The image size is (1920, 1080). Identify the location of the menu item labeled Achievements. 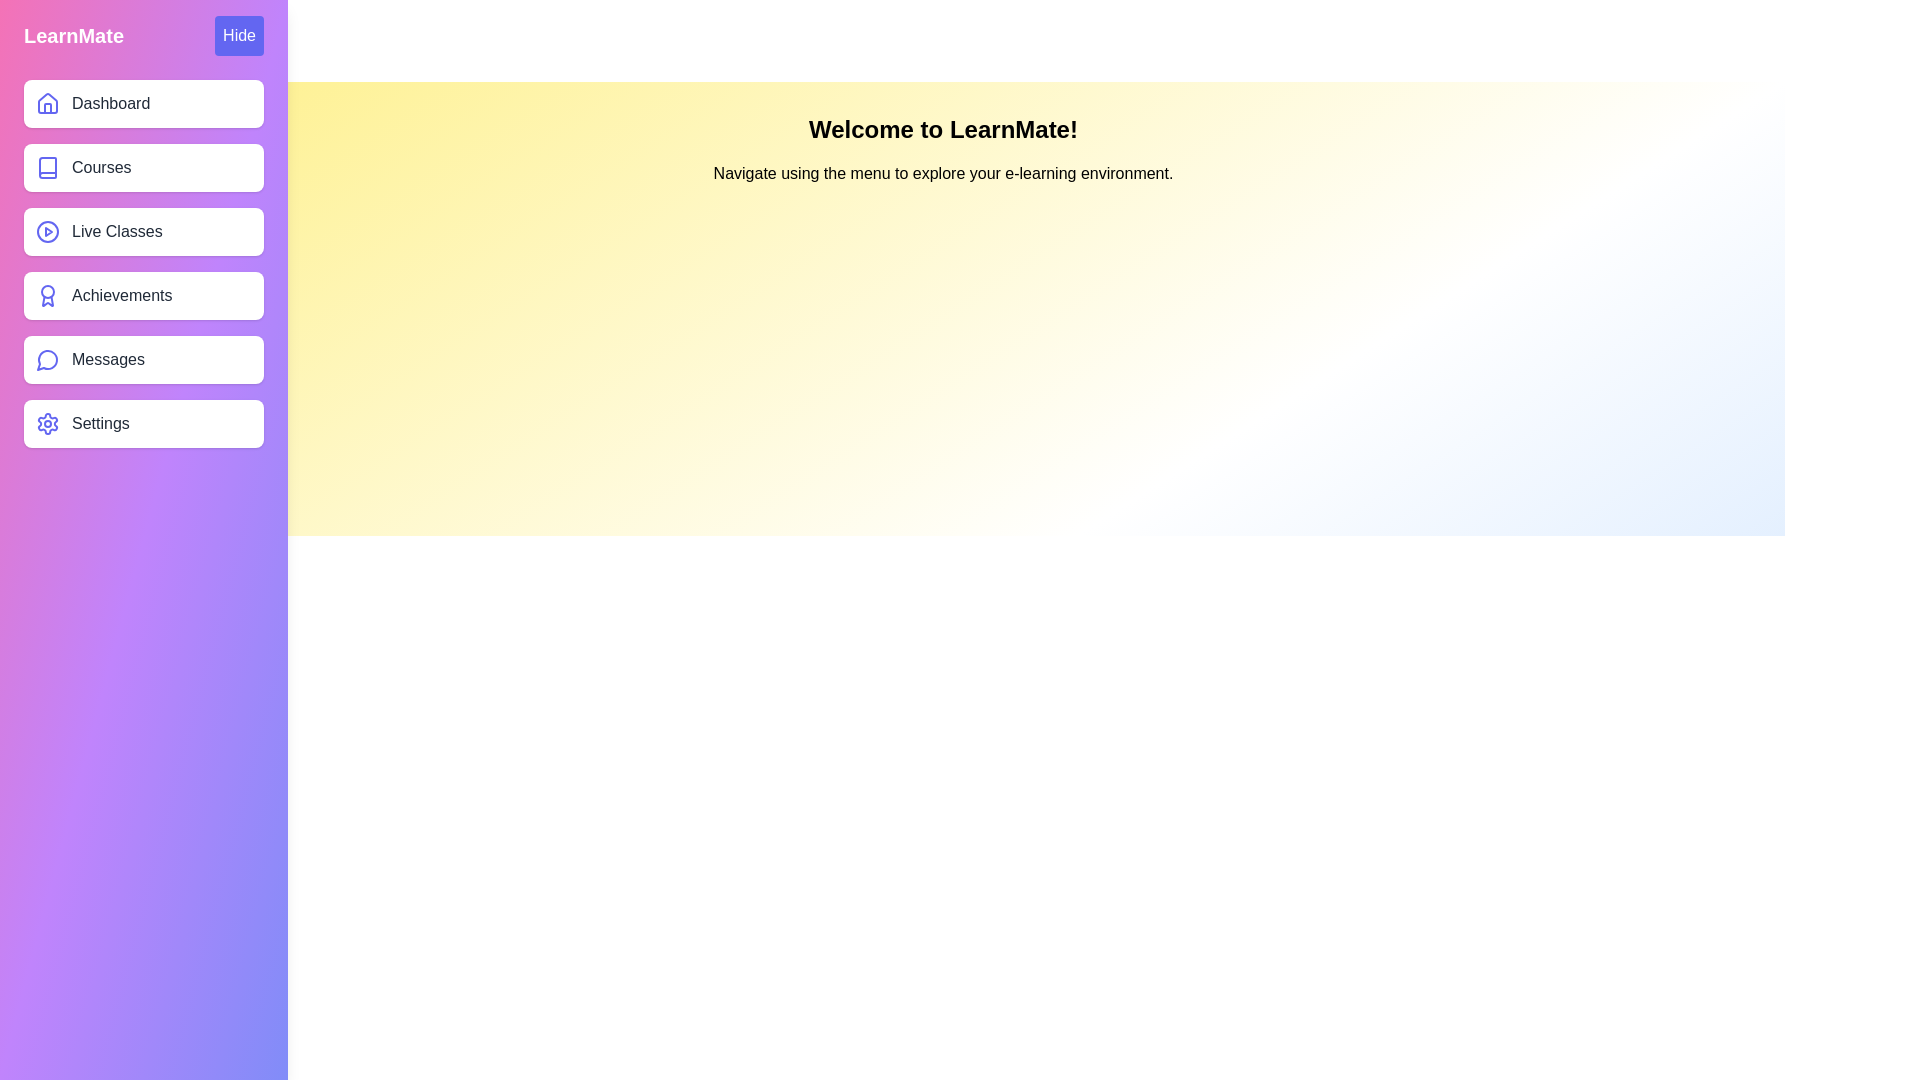
(143, 296).